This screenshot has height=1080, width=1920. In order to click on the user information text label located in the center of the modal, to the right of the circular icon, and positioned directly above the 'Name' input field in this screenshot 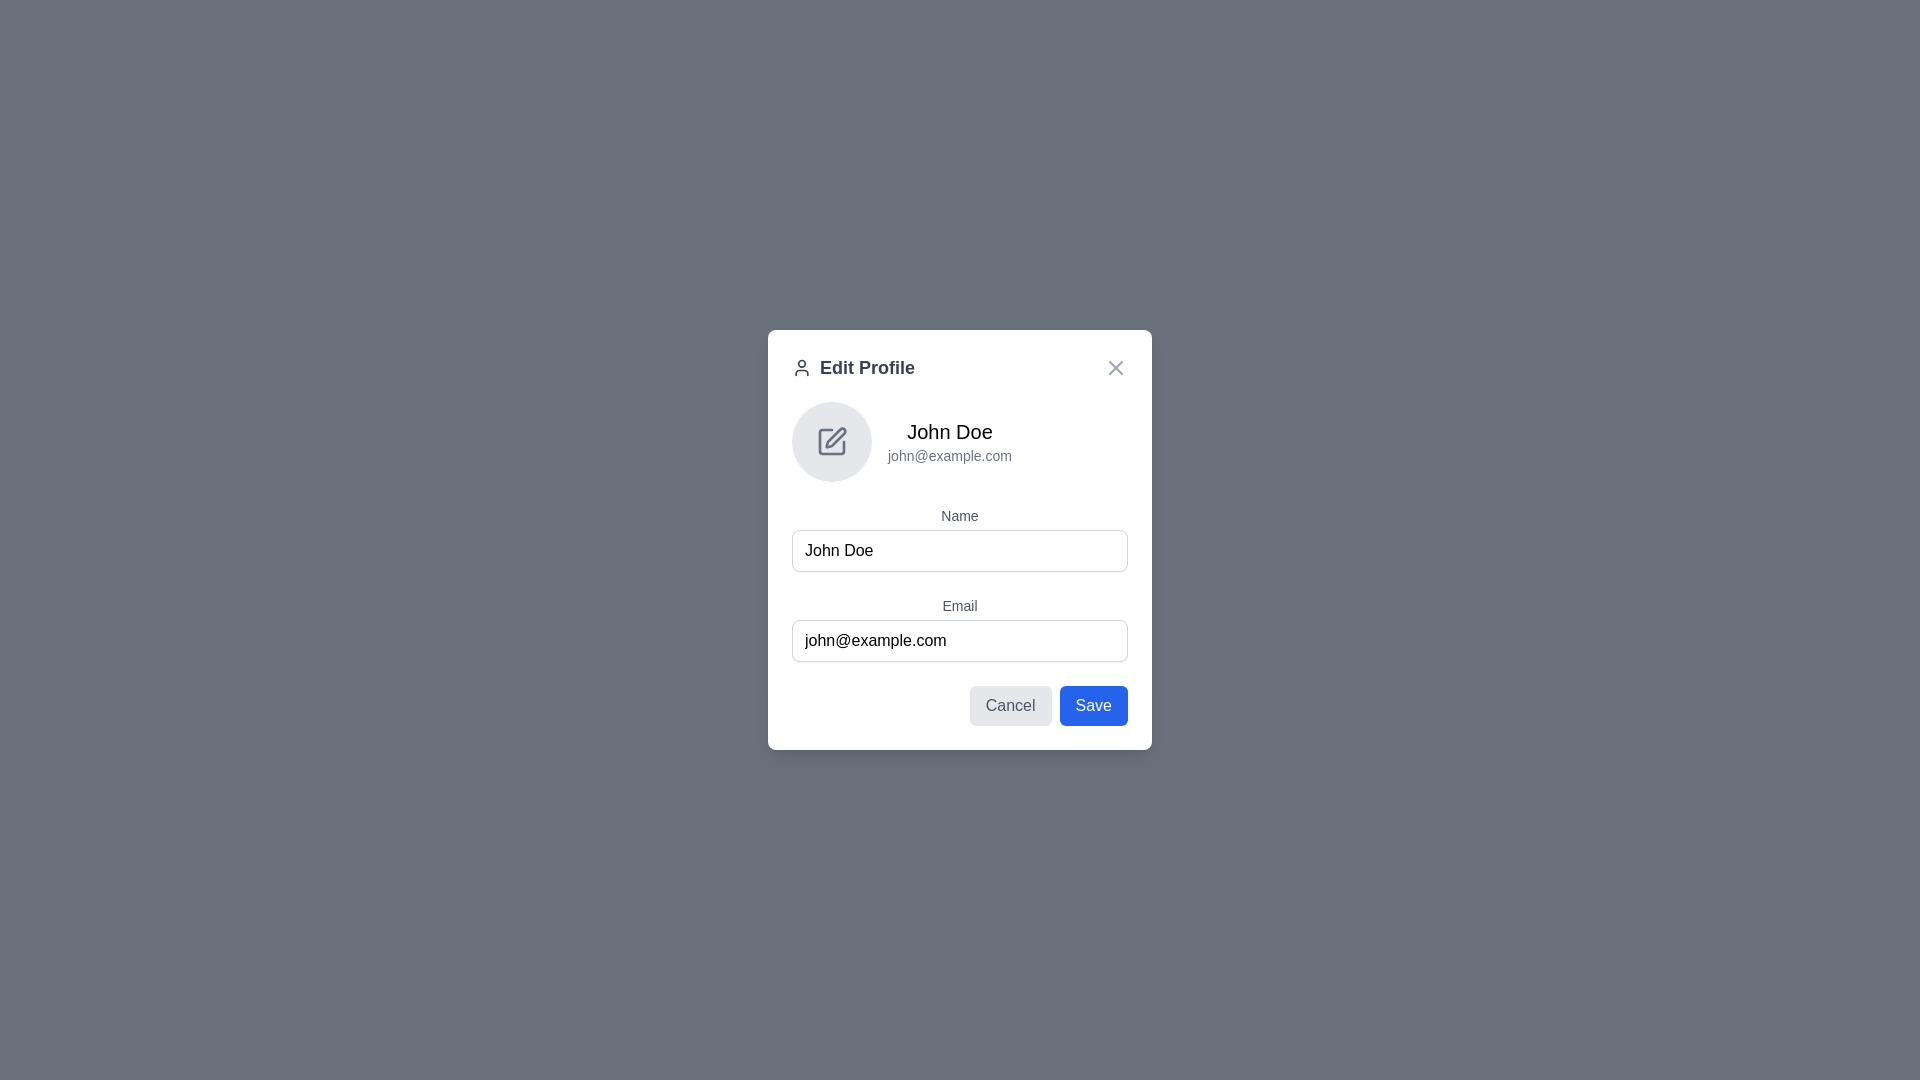, I will do `click(949, 441)`.